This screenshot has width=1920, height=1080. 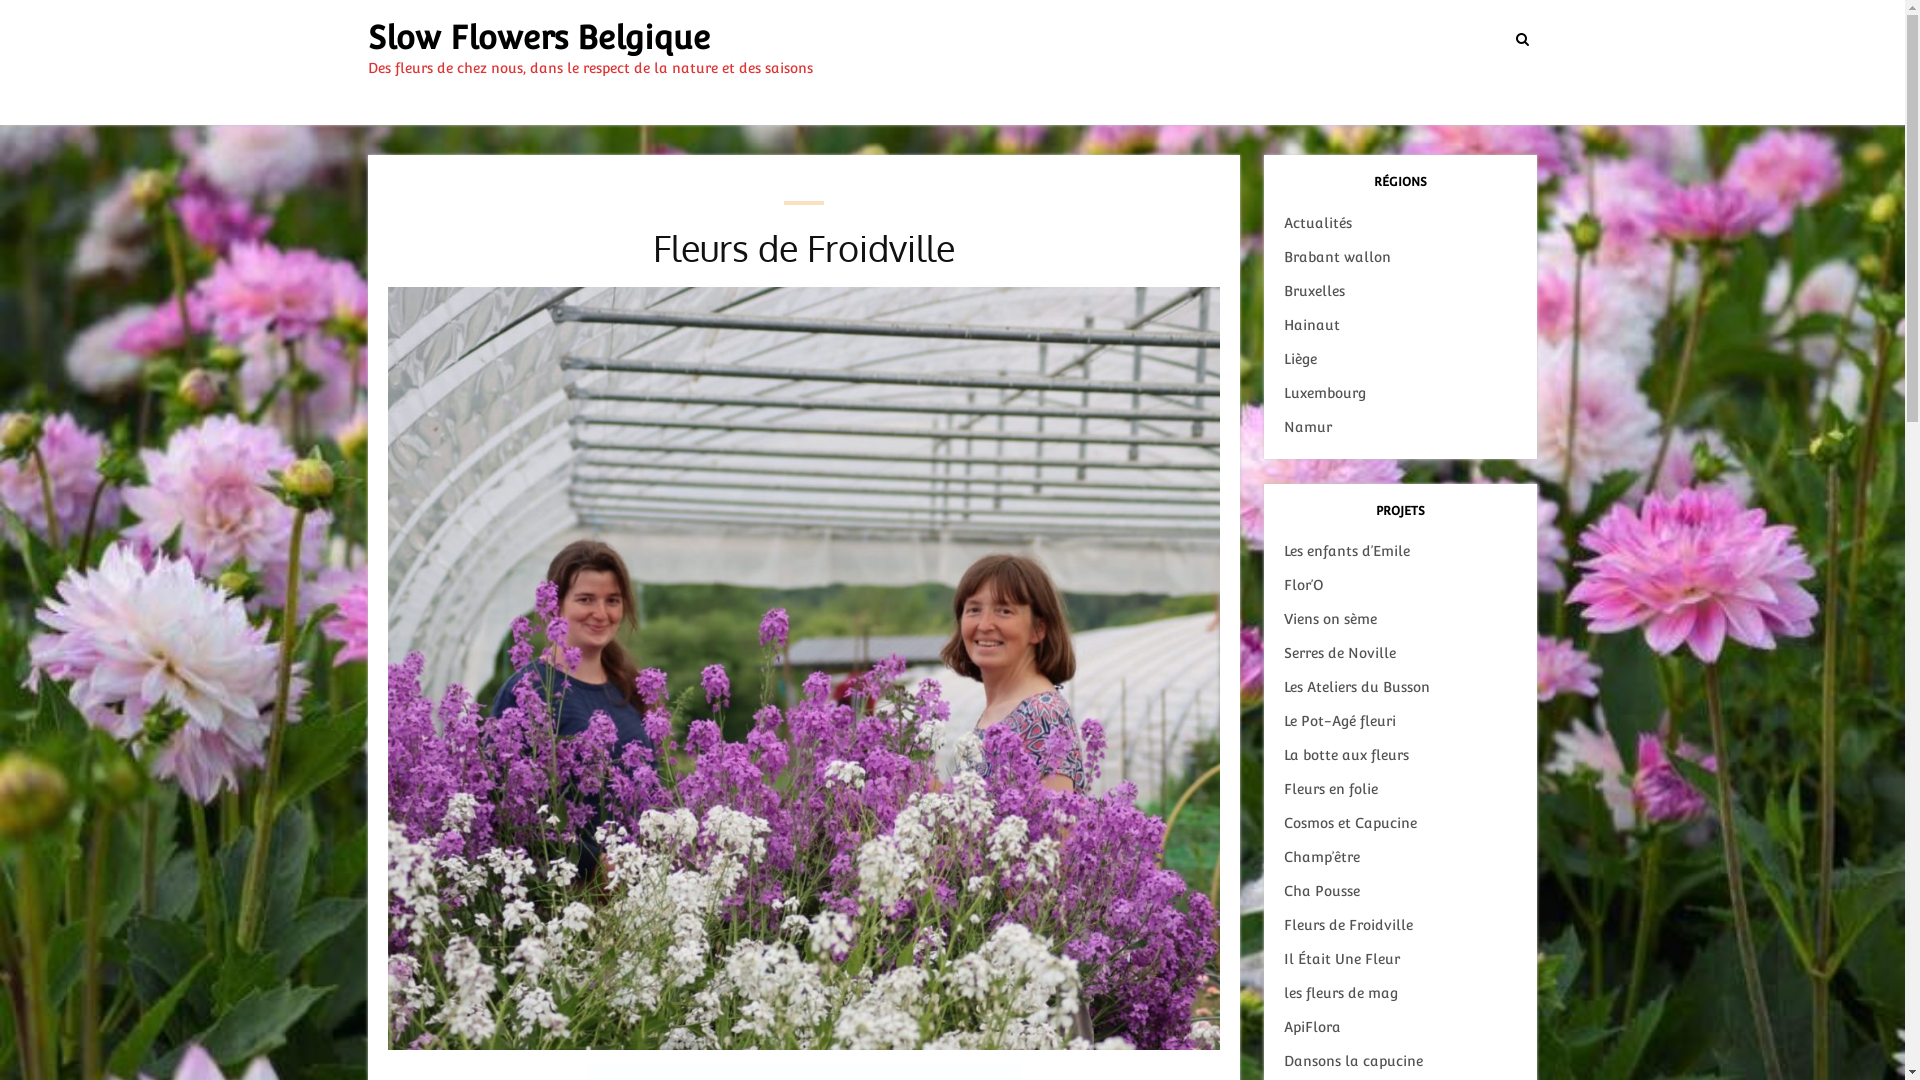 I want to click on 'Cha Pousse', so click(x=1321, y=890).